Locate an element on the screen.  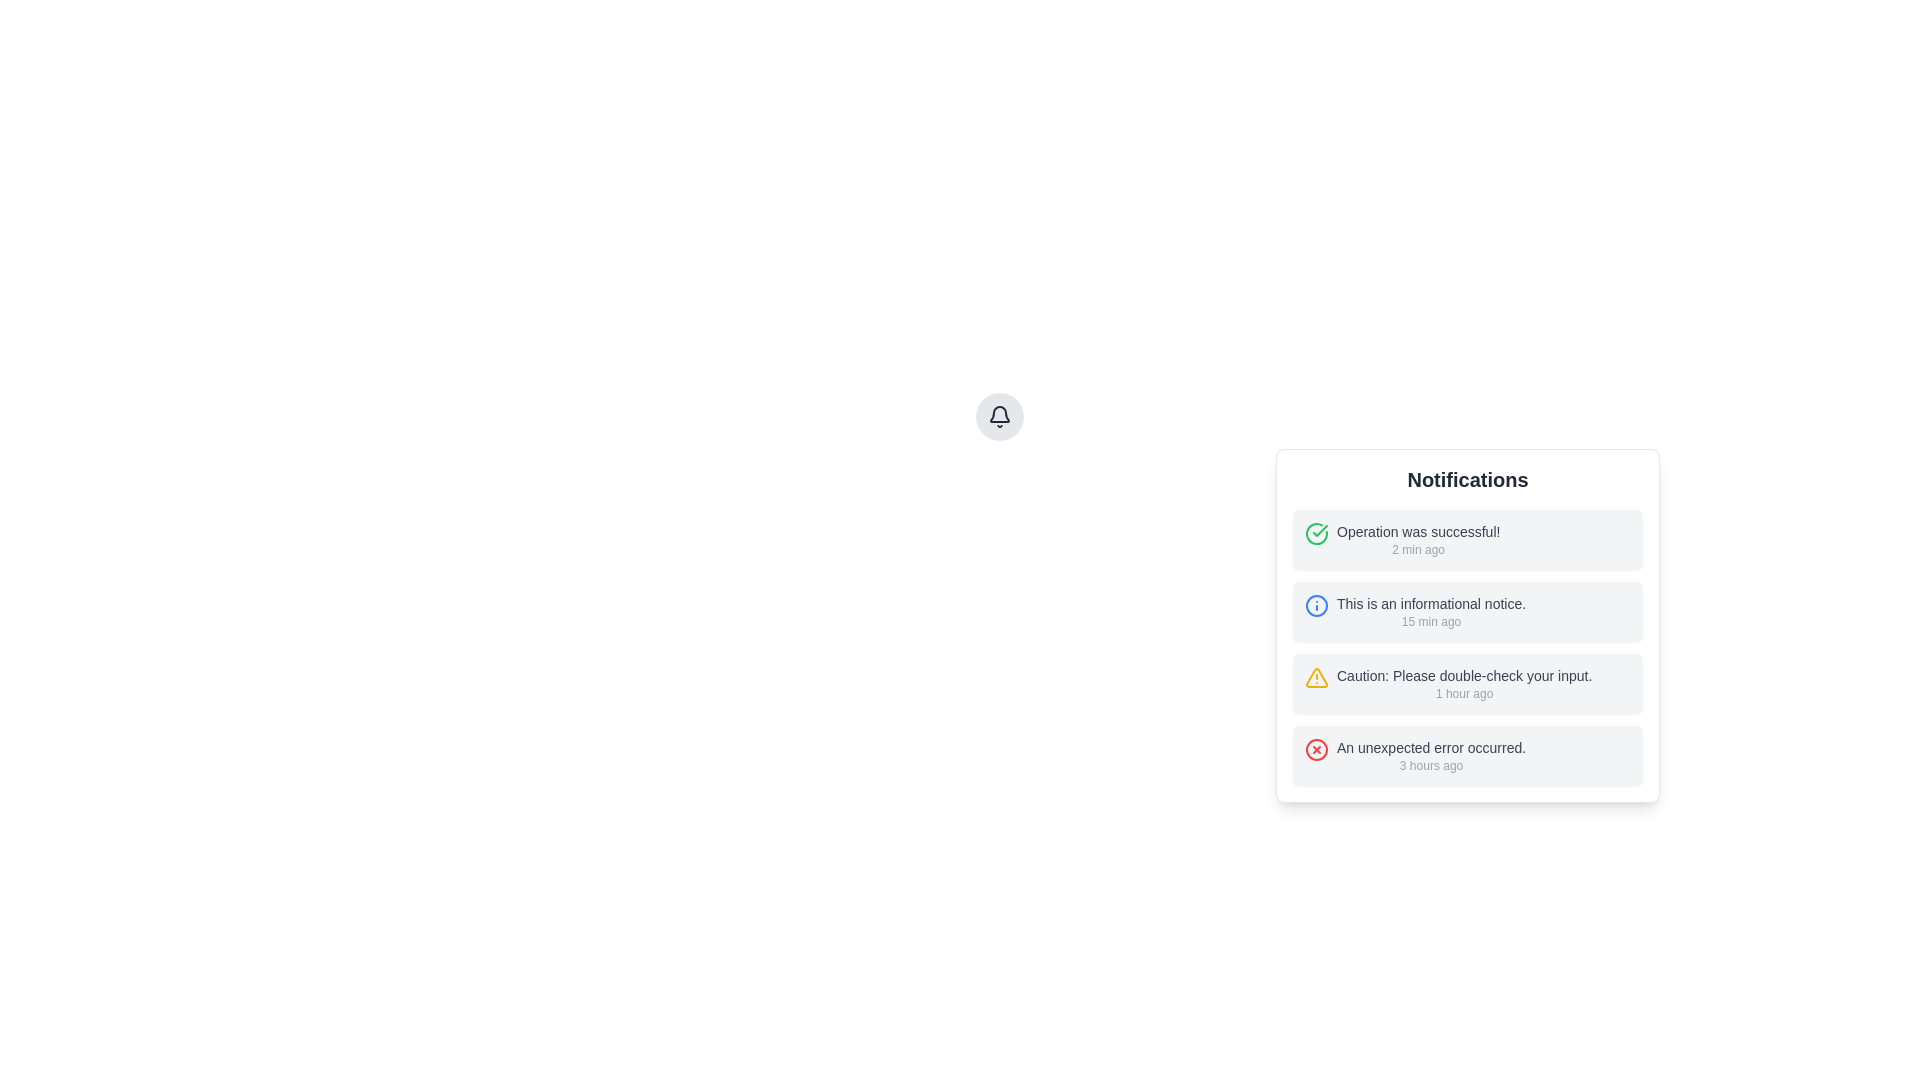
the circular blue graphic element within the informational icon located near the notification panel is located at coordinates (1316, 604).